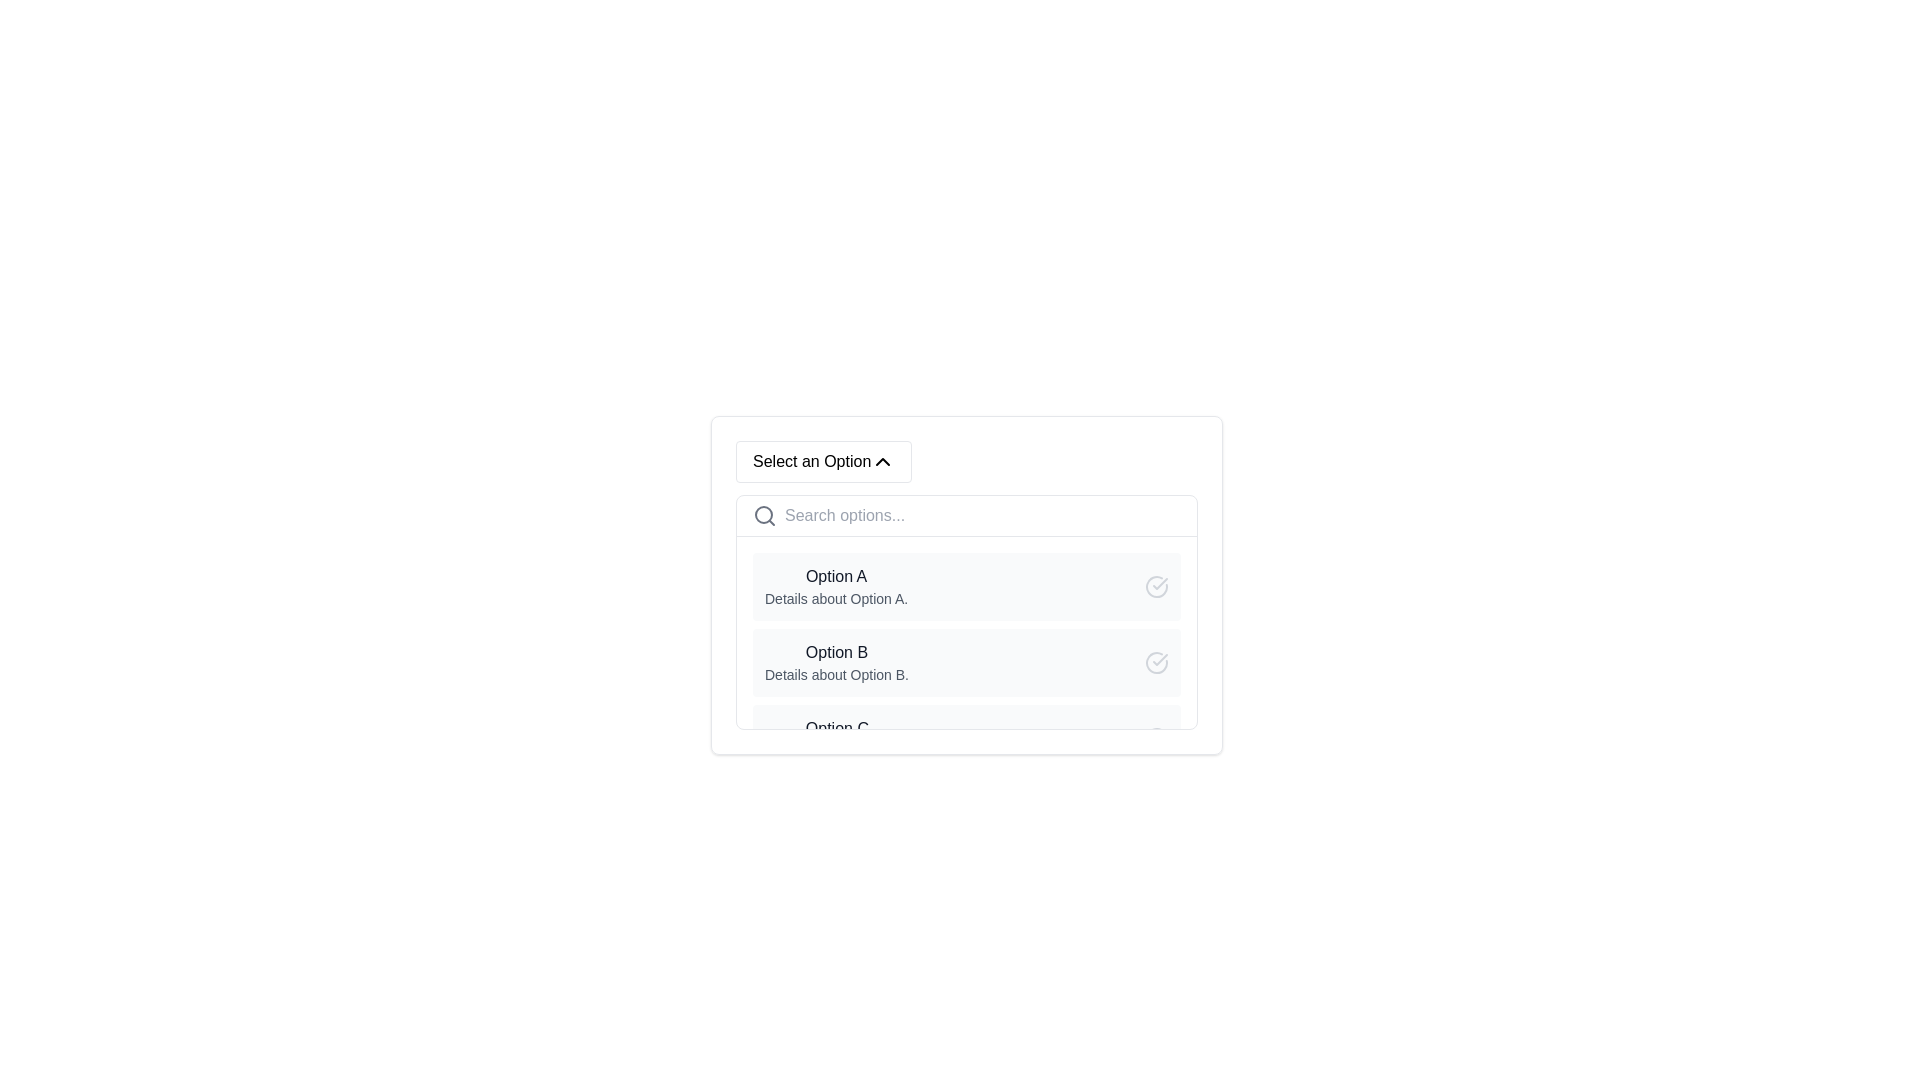  Describe the element at coordinates (763, 515) in the screenshot. I see `the search icon, which is a gray magnifying glass located to the left of the search input field with the placeholder text 'Search options...', in order to initiate a search function` at that location.